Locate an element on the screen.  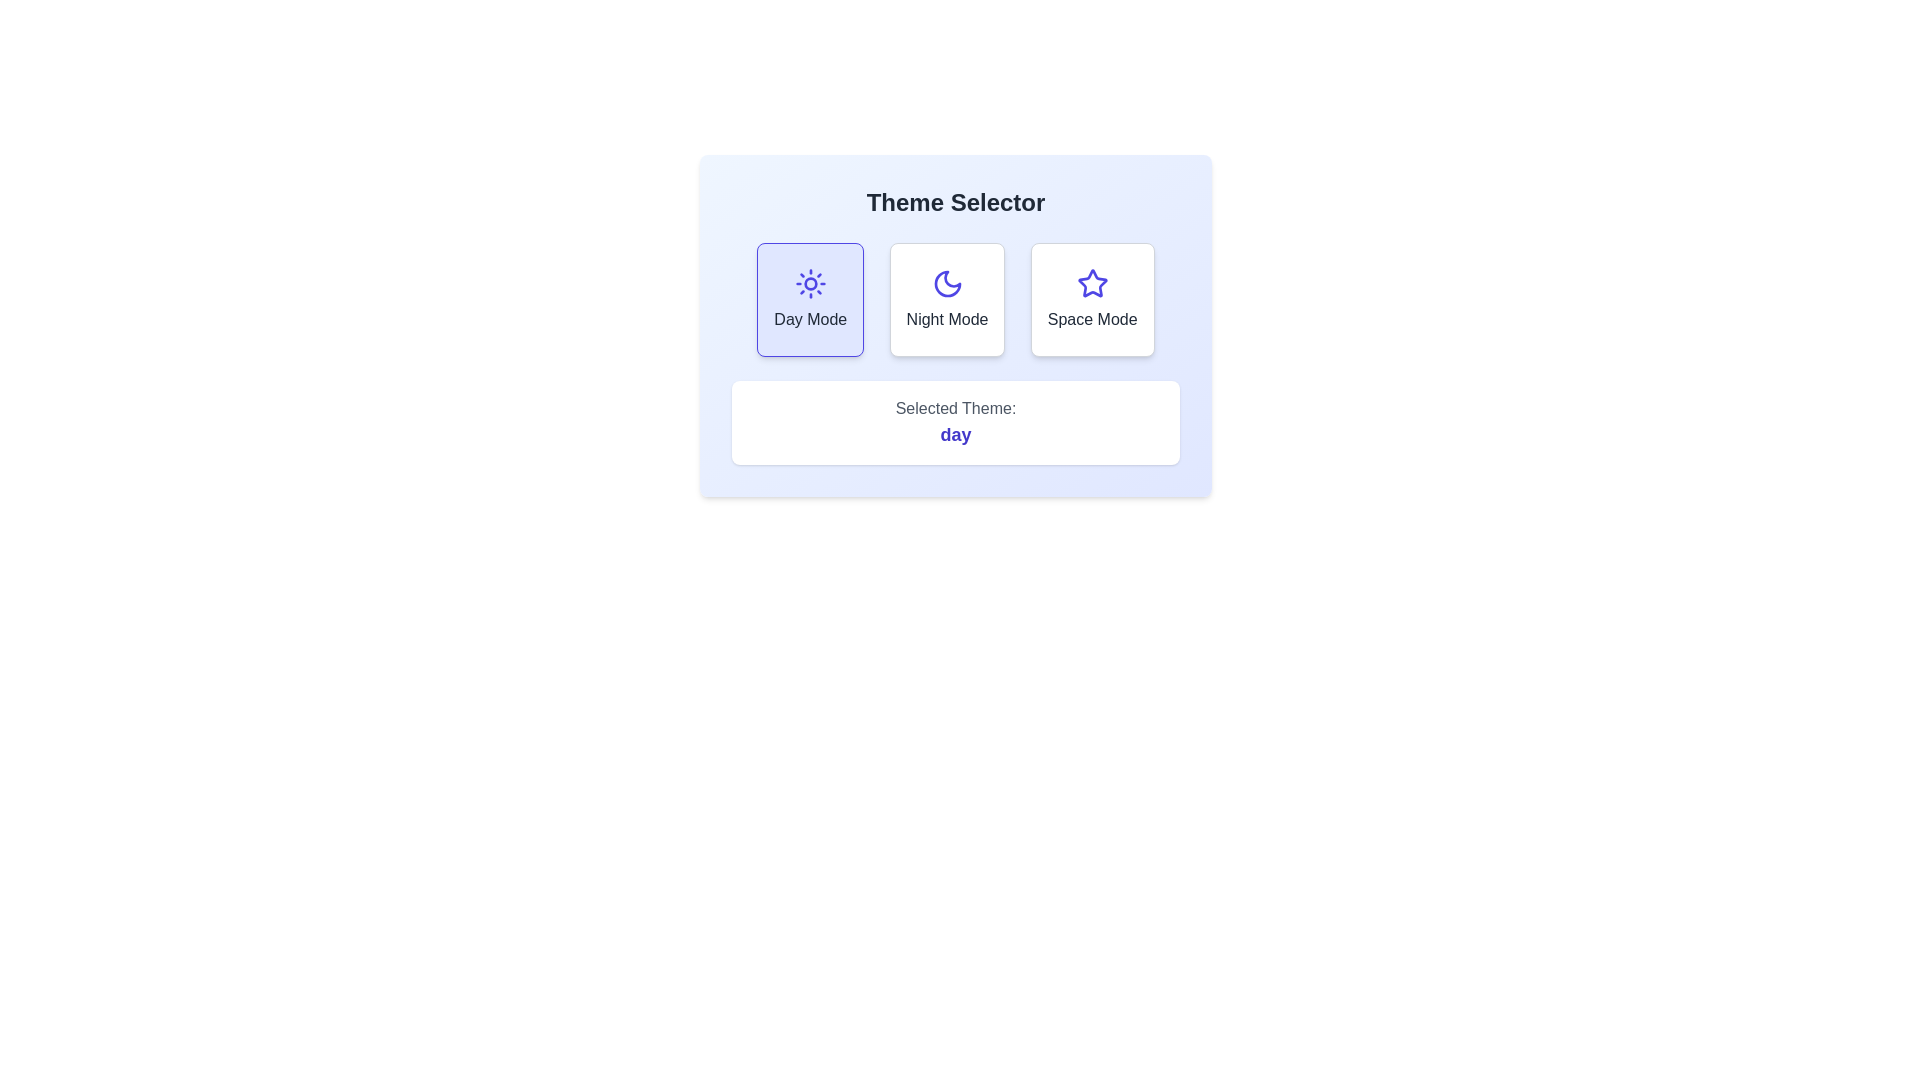
the text label describing 'Day Mode', which is centrally aligned below the sun icon in the theme selection interface is located at coordinates (810, 319).